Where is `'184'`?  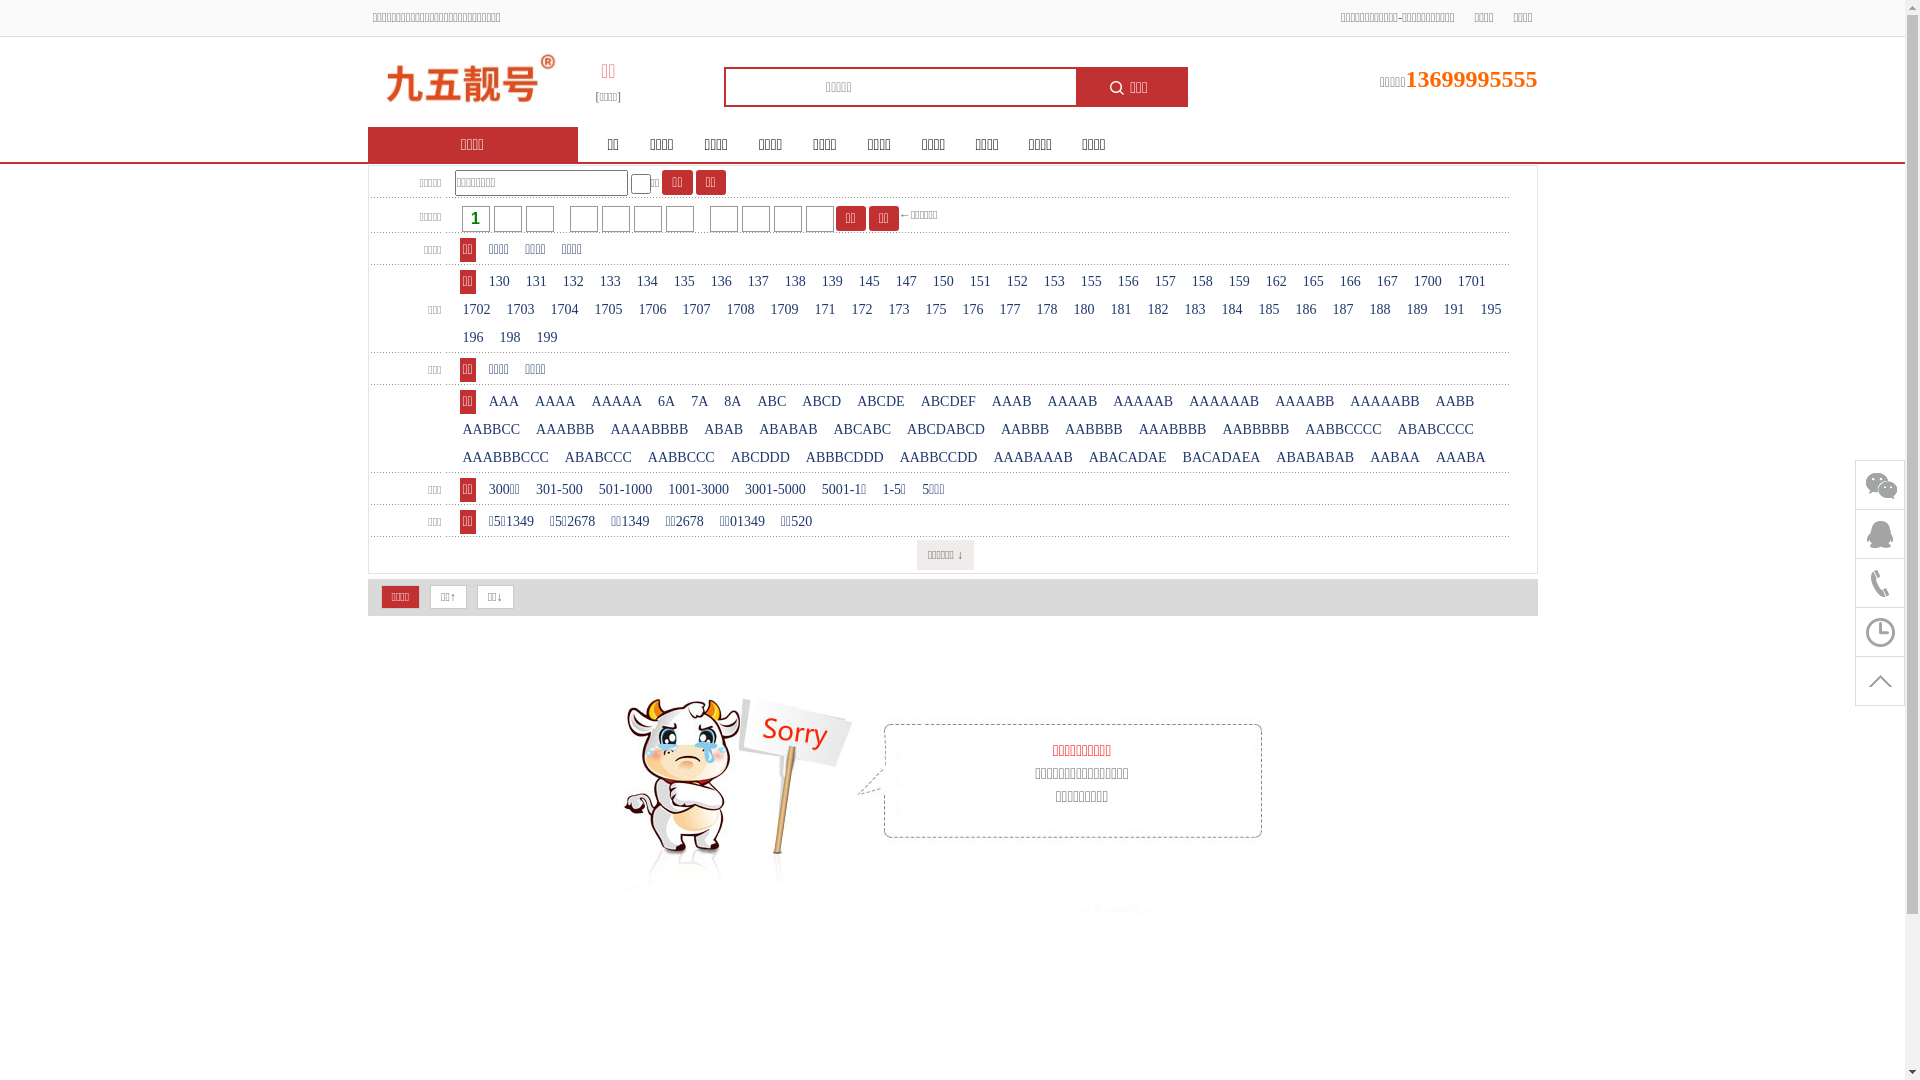 '184' is located at coordinates (1230, 309).